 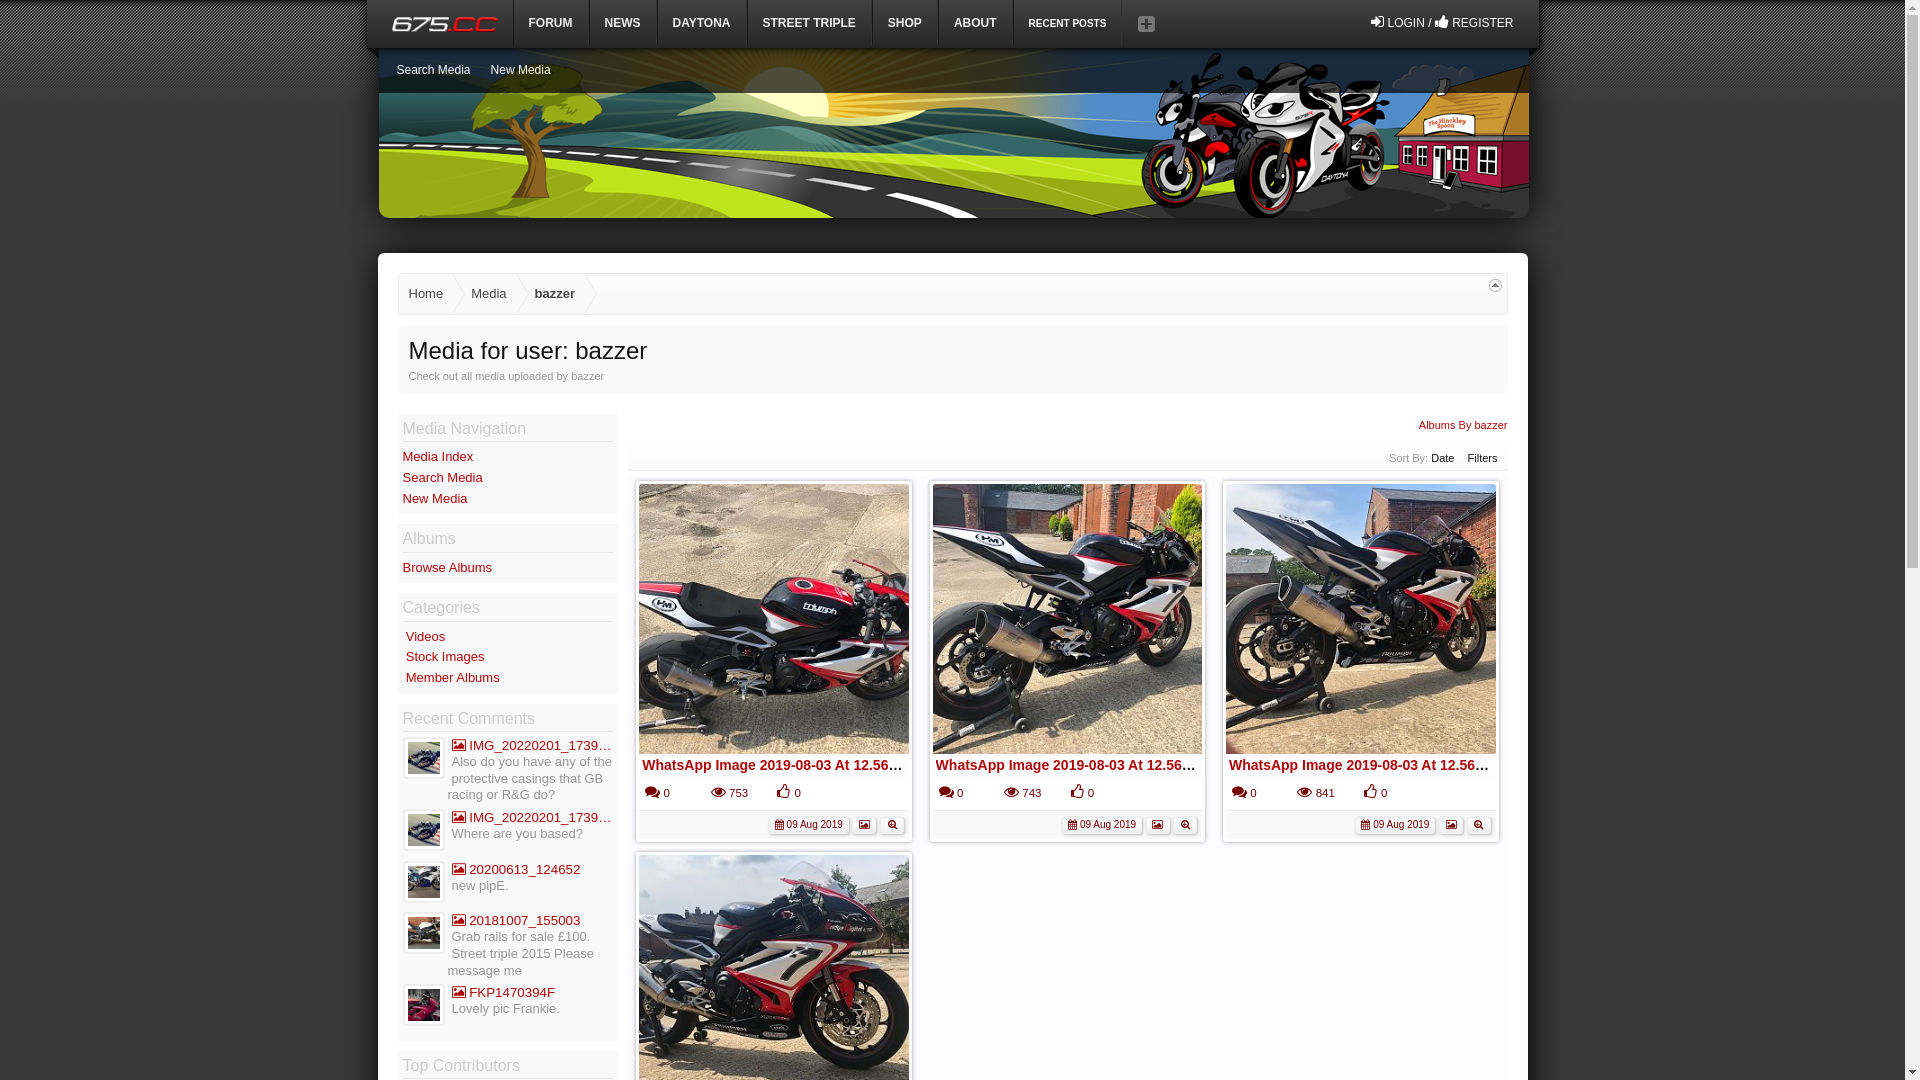 What do you see at coordinates (1418, 423) in the screenshot?
I see `'Albums By bazzer'` at bounding box center [1418, 423].